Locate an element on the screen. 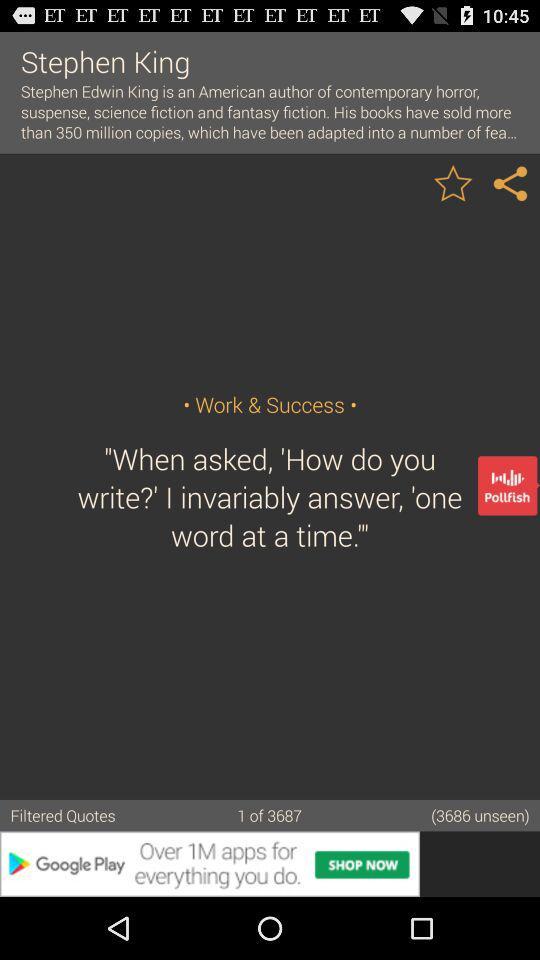 The width and height of the screenshot is (540, 960). quote is located at coordinates (453, 182).